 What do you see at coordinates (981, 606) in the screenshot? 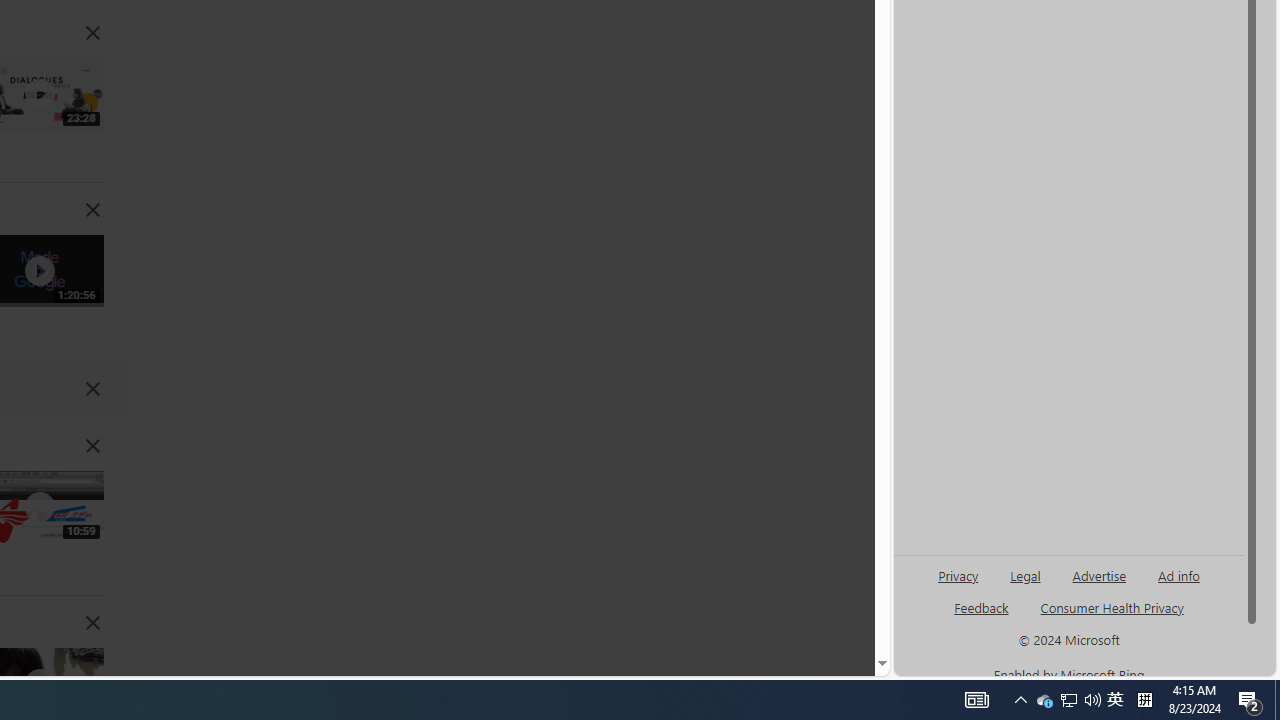
I see `'AutomationID: sb_feedback'` at bounding box center [981, 606].